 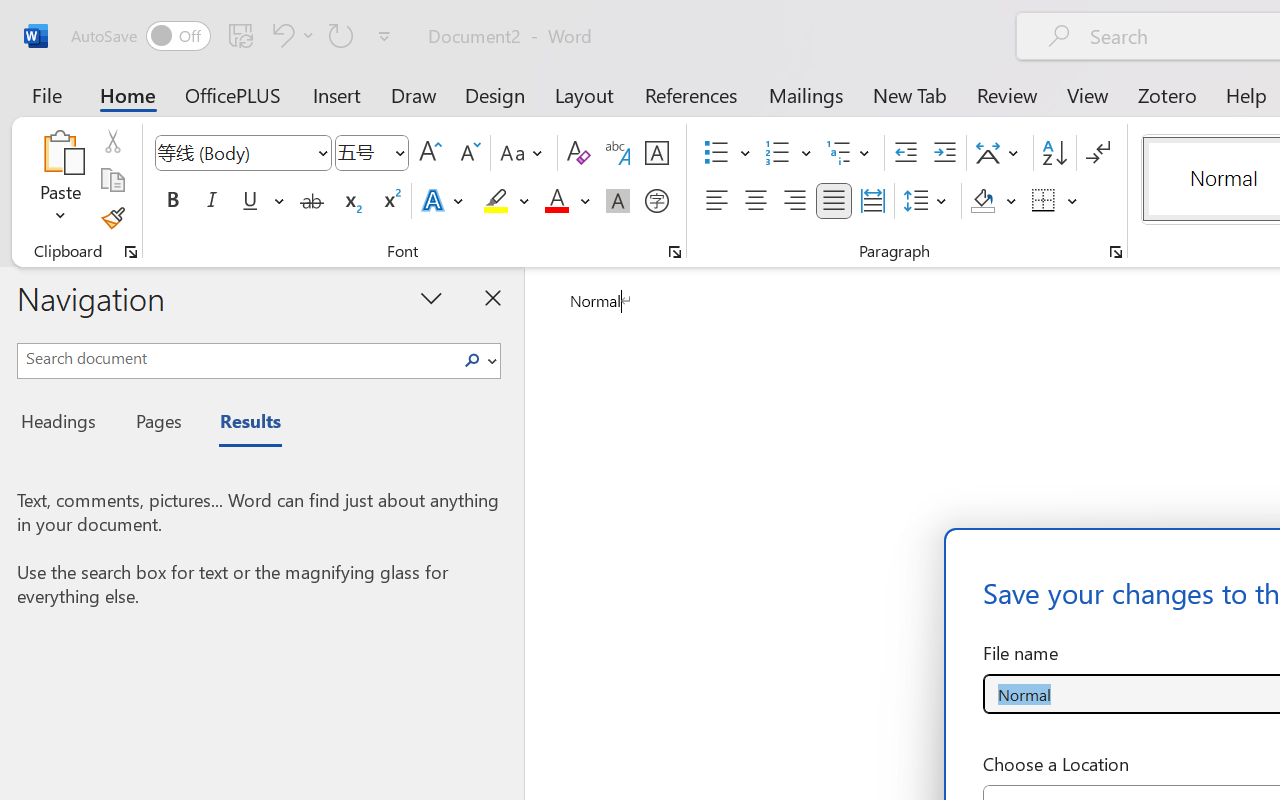 I want to click on 'Shrink Font', so click(x=467, y=153).